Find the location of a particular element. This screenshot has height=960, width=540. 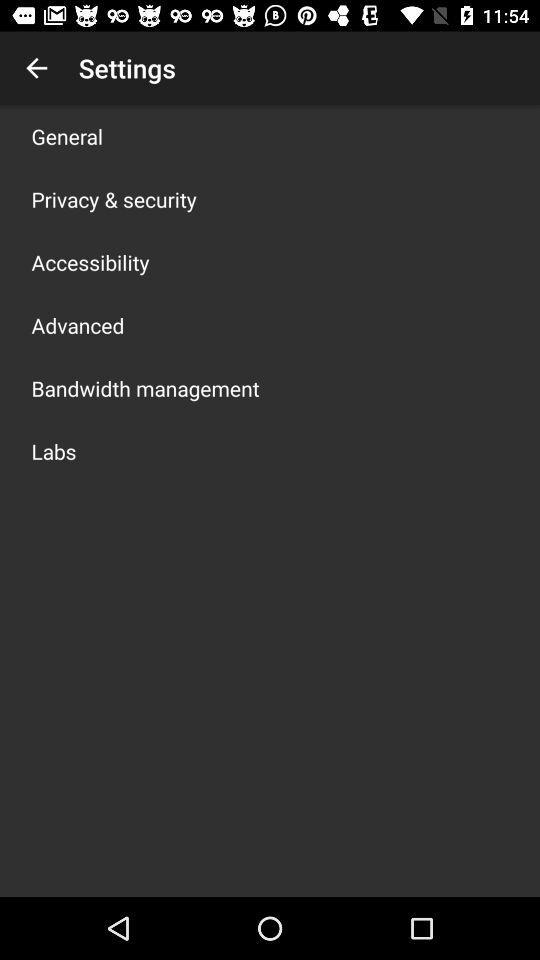

item below the advanced app is located at coordinates (144, 387).